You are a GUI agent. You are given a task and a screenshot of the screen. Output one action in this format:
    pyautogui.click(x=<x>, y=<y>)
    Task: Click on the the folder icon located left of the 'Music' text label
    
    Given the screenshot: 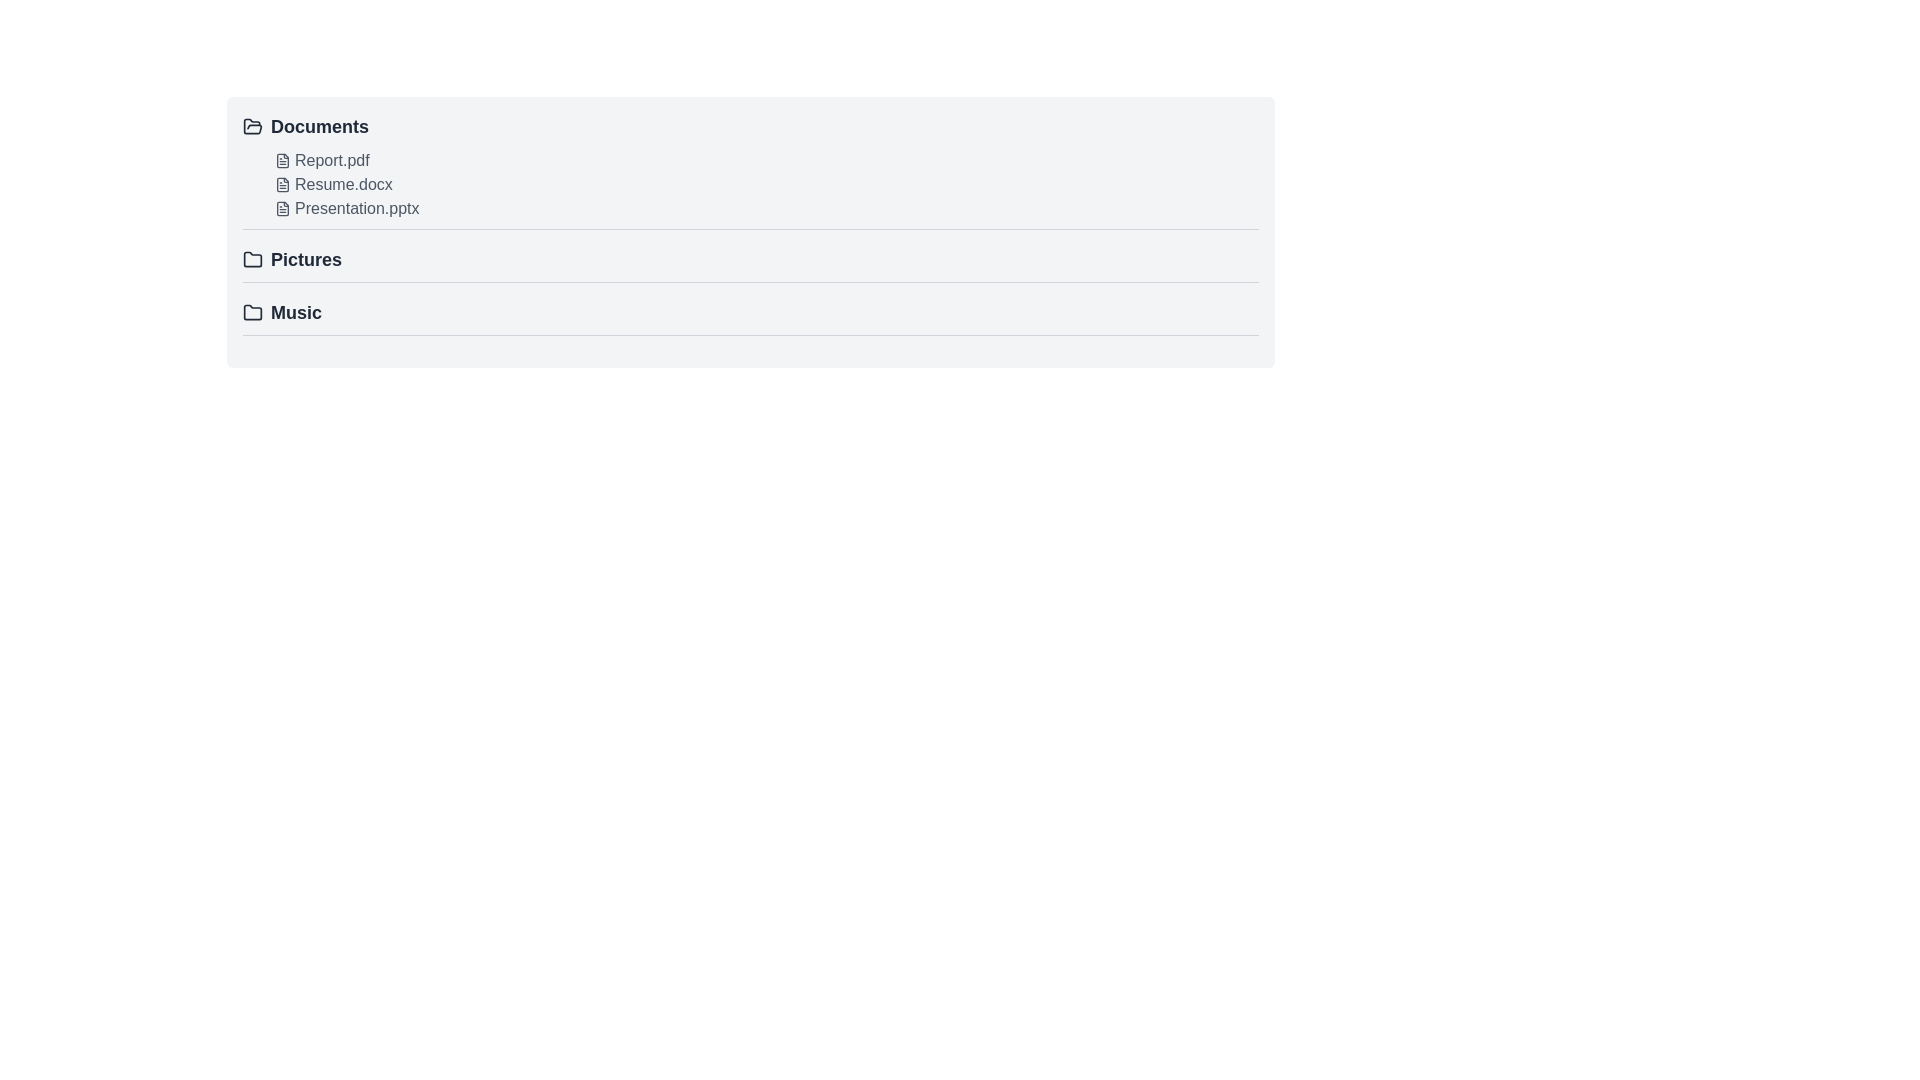 What is the action you would take?
    pyautogui.click(x=252, y=312)
    